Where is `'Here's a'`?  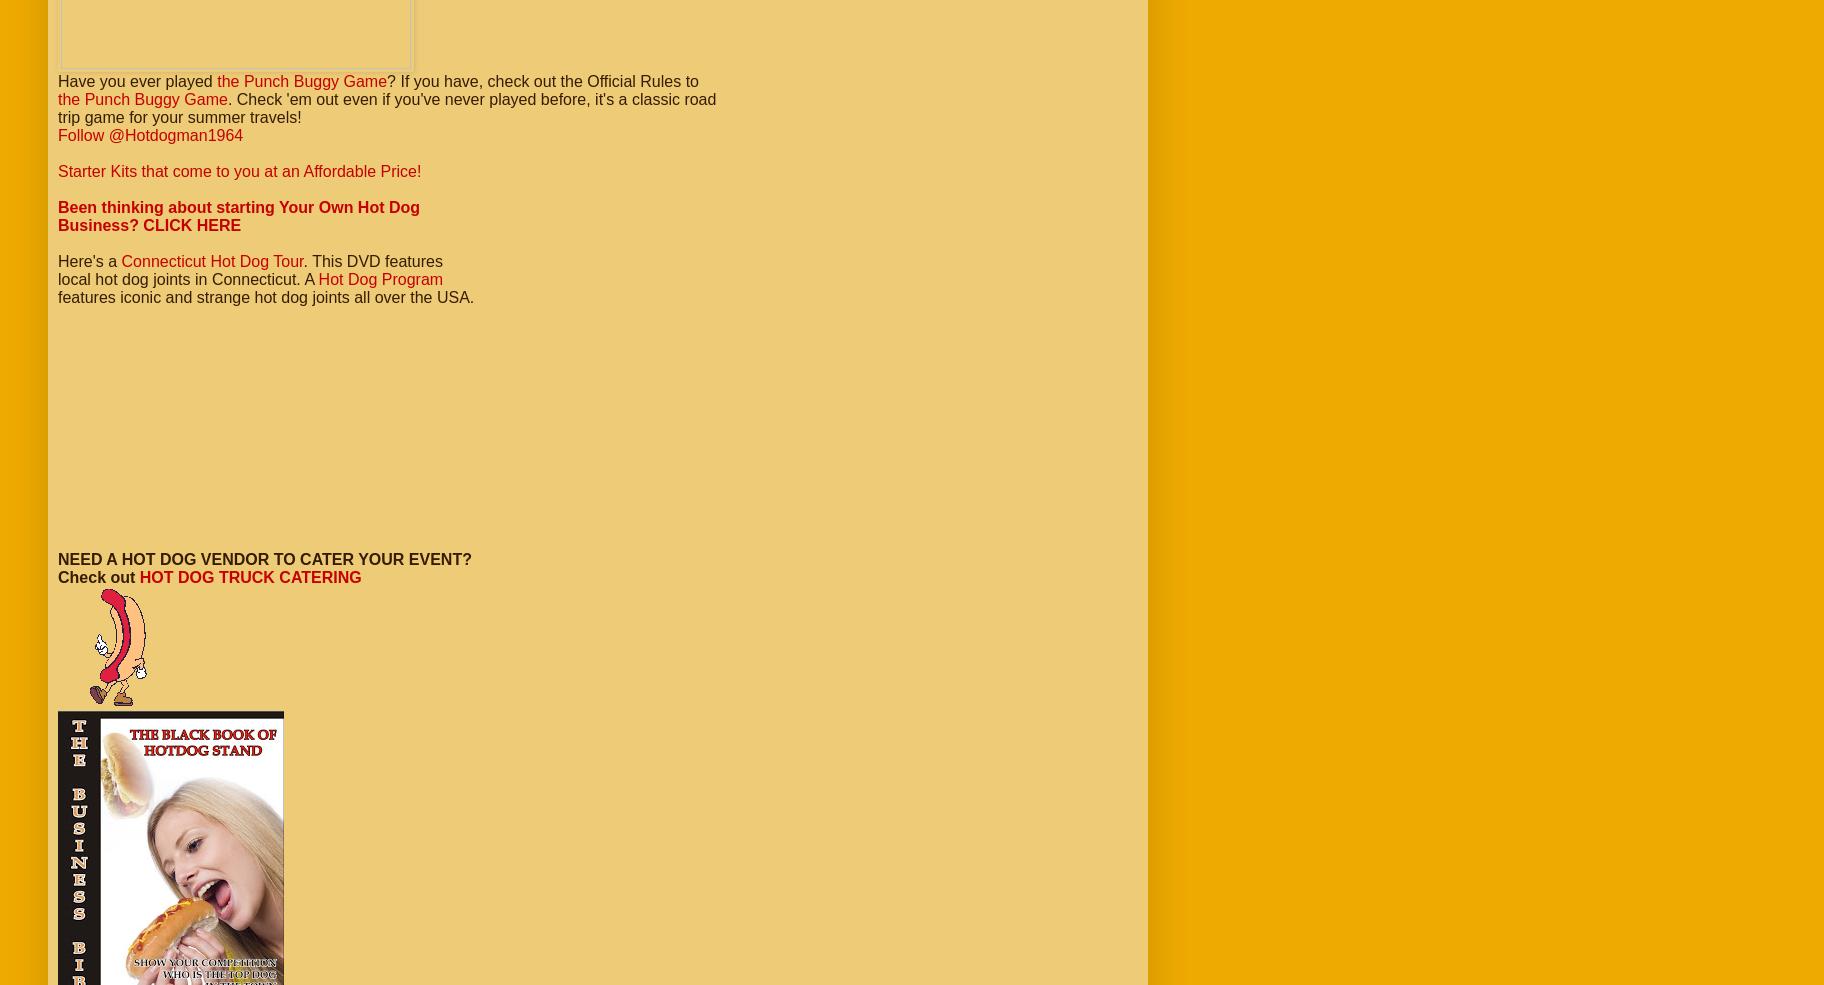
'Here's a' is located at coordinates (57, 260).